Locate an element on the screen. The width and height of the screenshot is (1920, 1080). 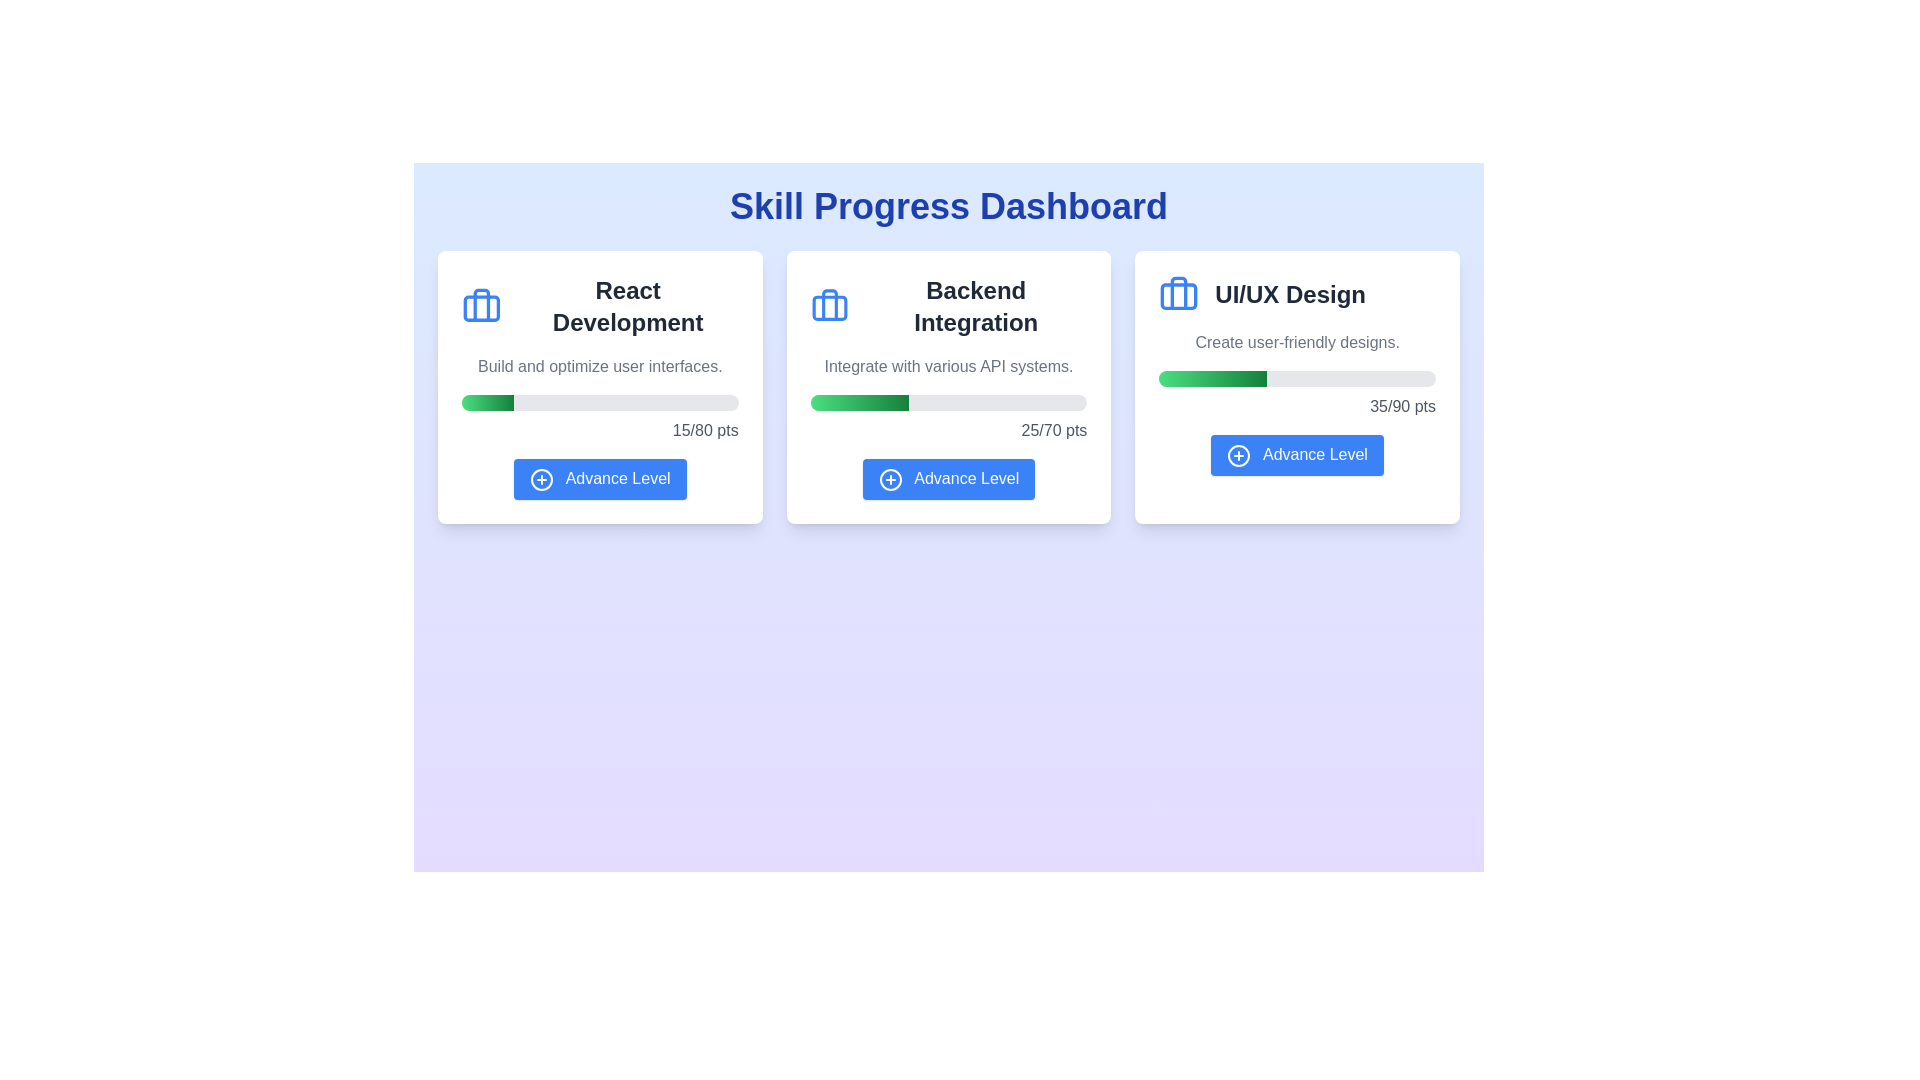
the Text header at the top of the interface that indicates the theme and content related to skill progress tracking is located at coordinates (948, 207).